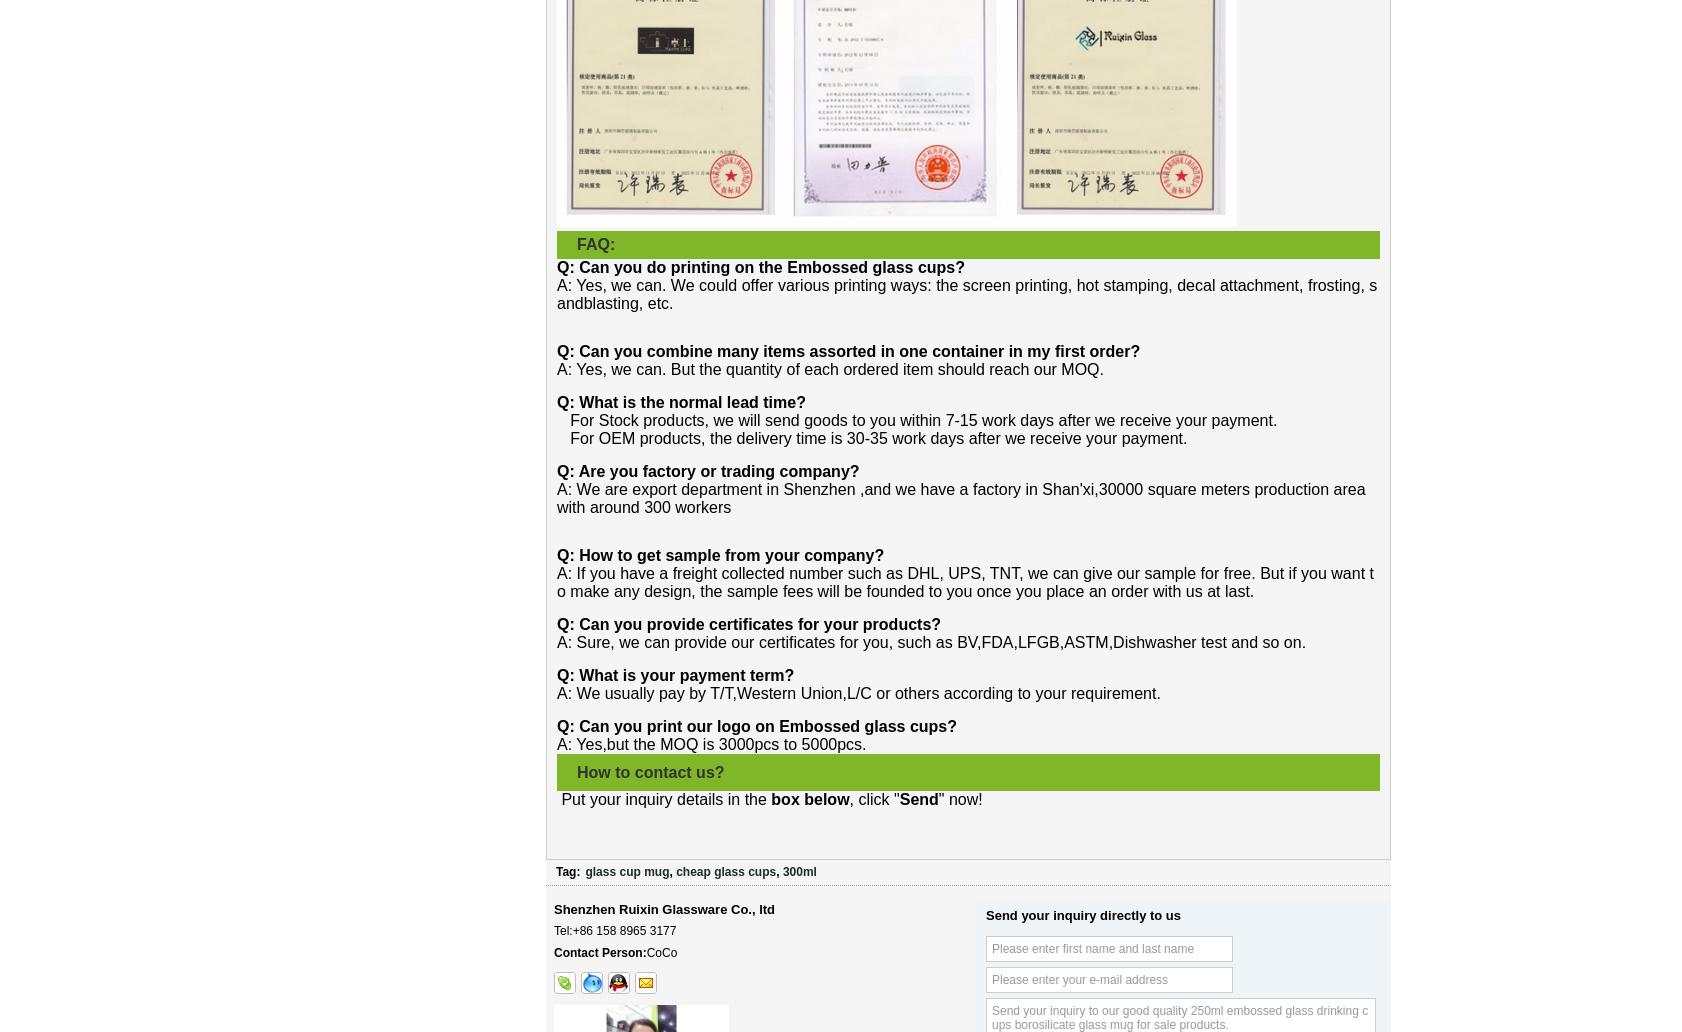  Describe the element at coordinates (664, 908) in the screenshot. I see `'Shenzhen Ruixin Glassware Co., ltd'` at that location.